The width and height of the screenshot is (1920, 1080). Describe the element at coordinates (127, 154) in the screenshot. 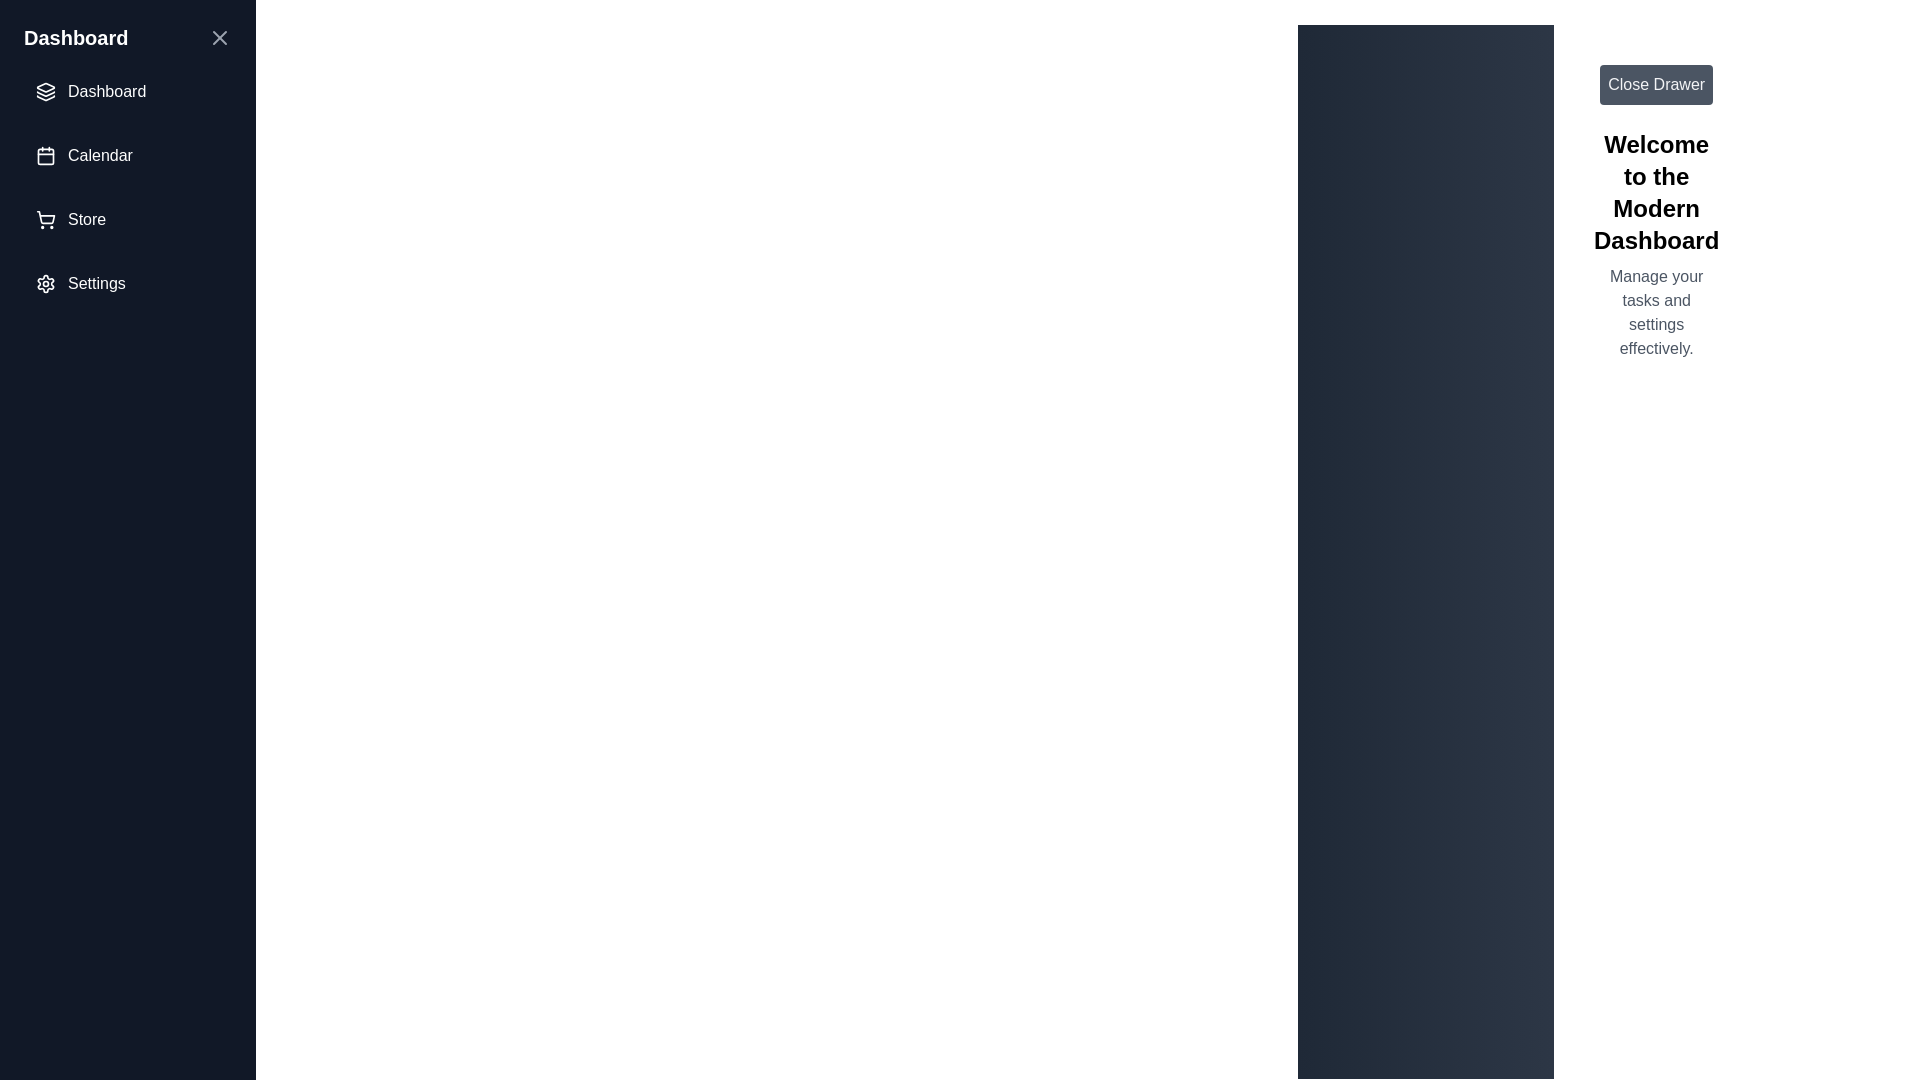

I see `the menu item labeled Calendar` at that location.